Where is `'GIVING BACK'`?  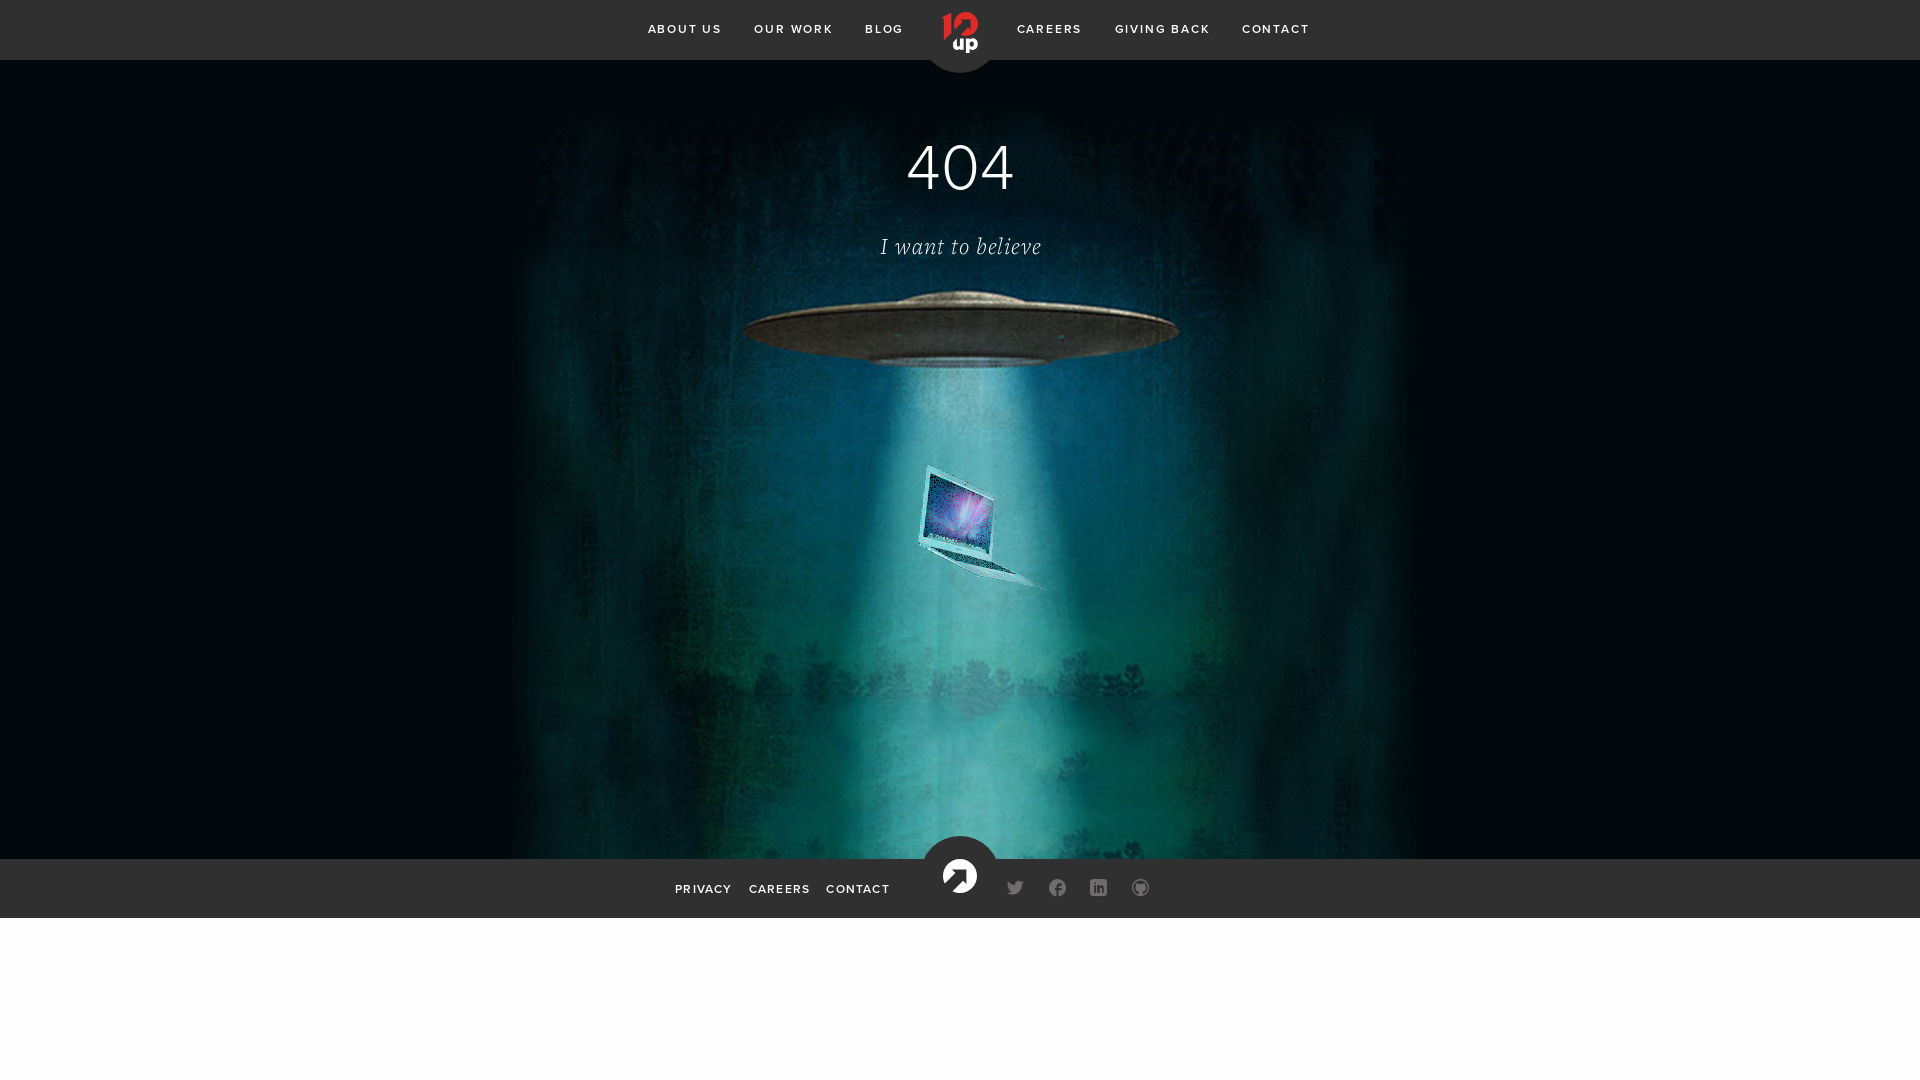 'GIVING BACK' is located at coordinates (1162, 29).